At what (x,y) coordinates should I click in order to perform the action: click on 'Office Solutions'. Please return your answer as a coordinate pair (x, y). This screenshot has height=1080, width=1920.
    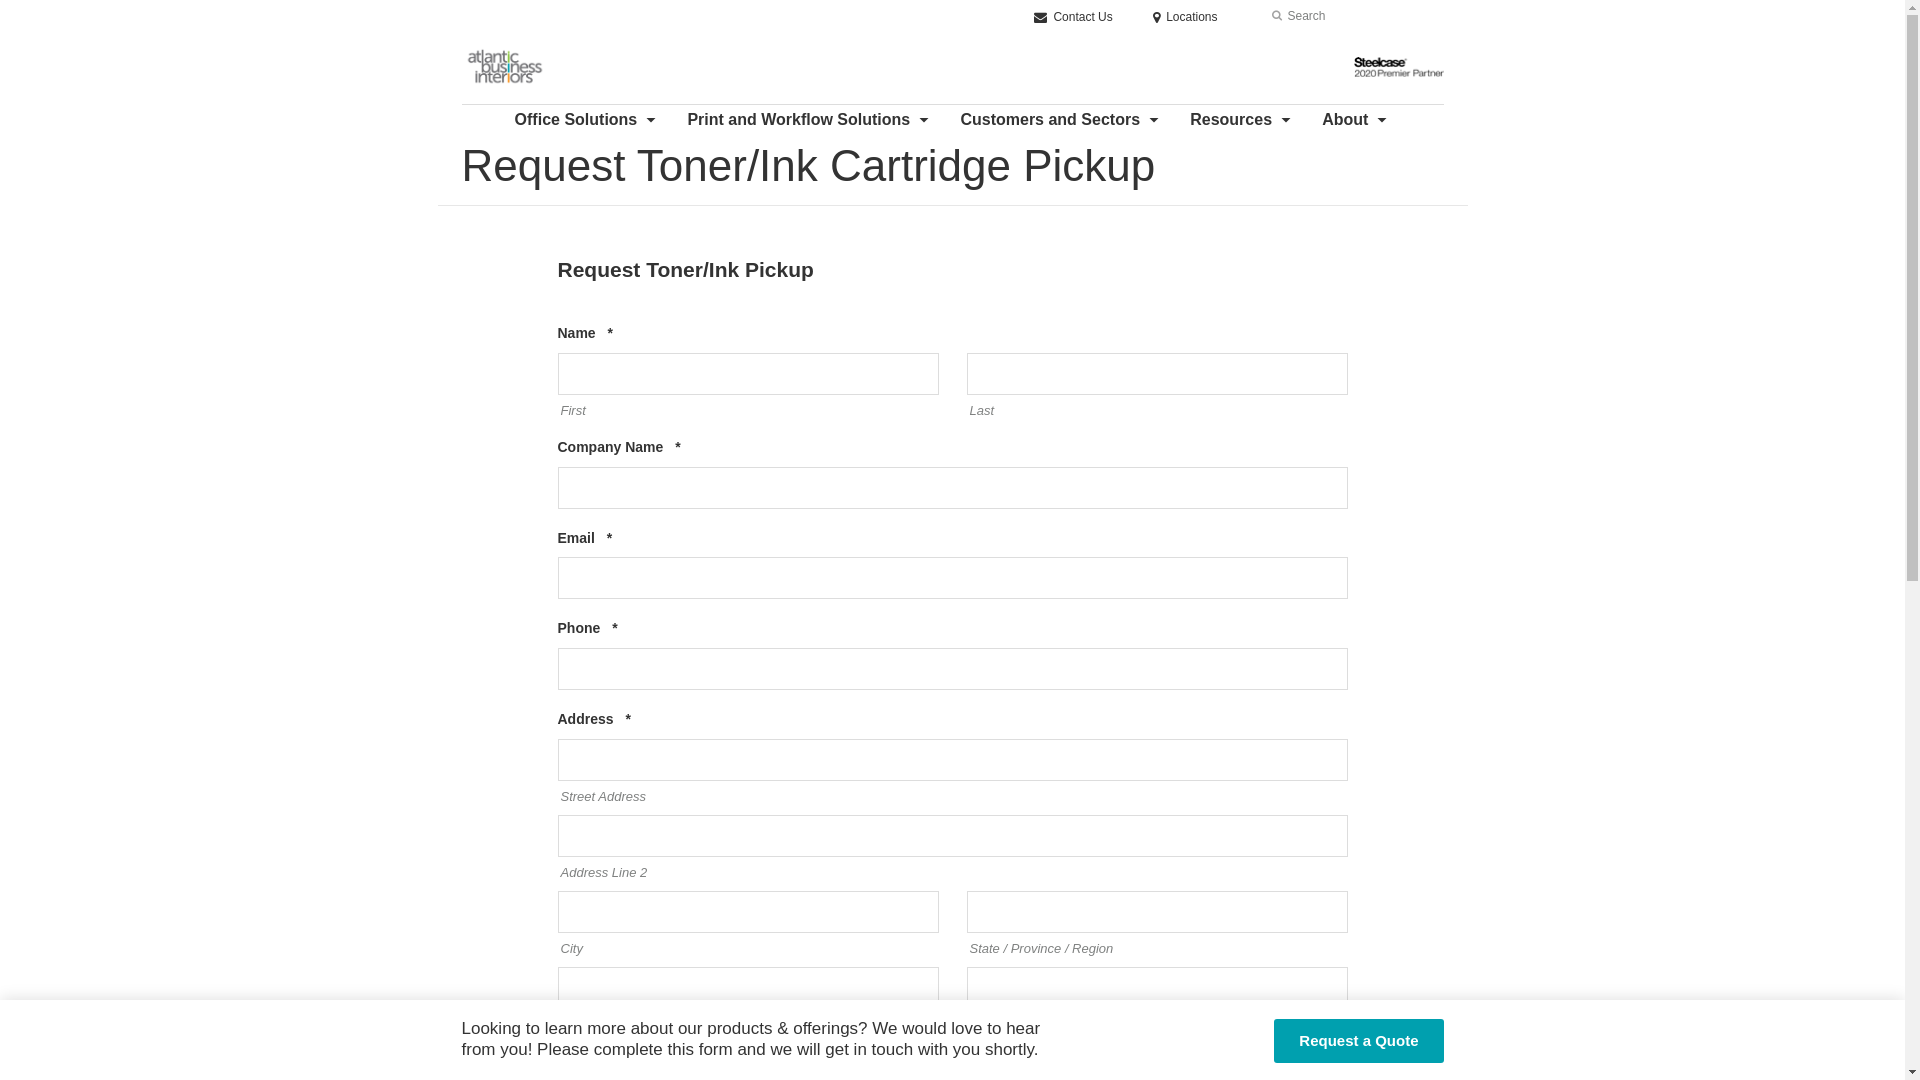
    Looking at the image, I should click on (586, 119).